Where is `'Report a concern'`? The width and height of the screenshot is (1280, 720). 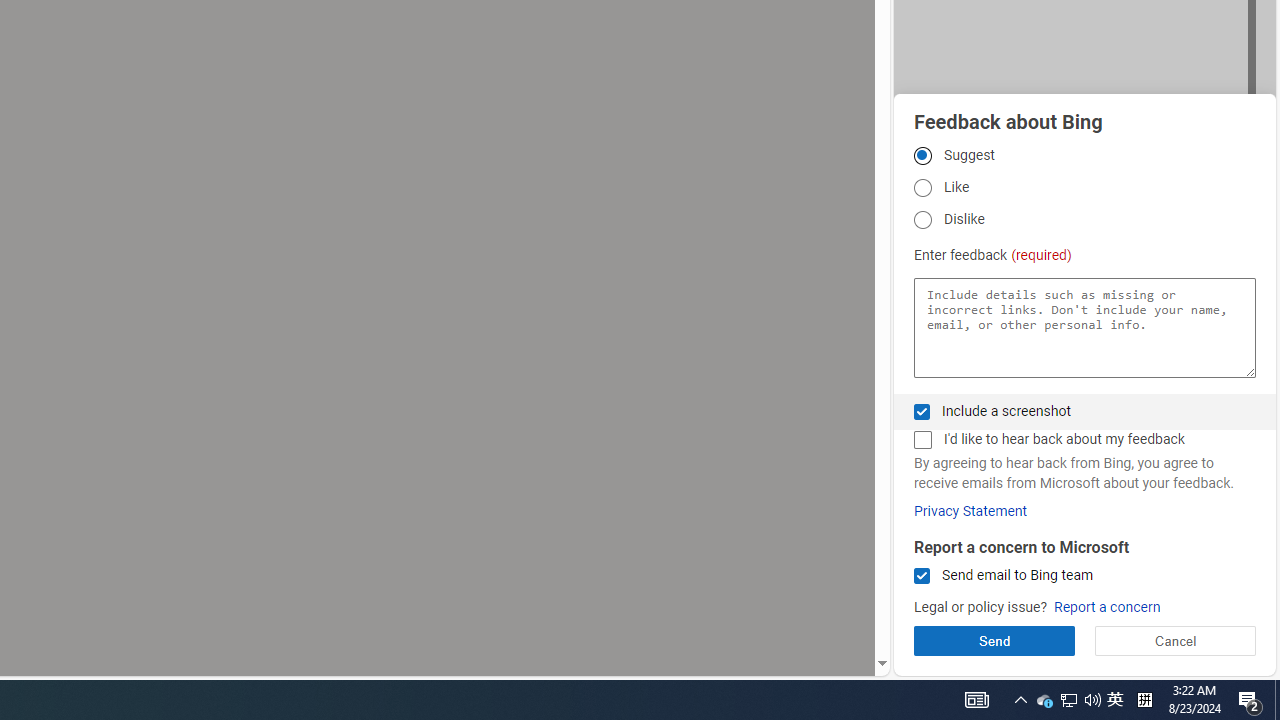
'Report a concern' is located at coordinates (1106, 606).